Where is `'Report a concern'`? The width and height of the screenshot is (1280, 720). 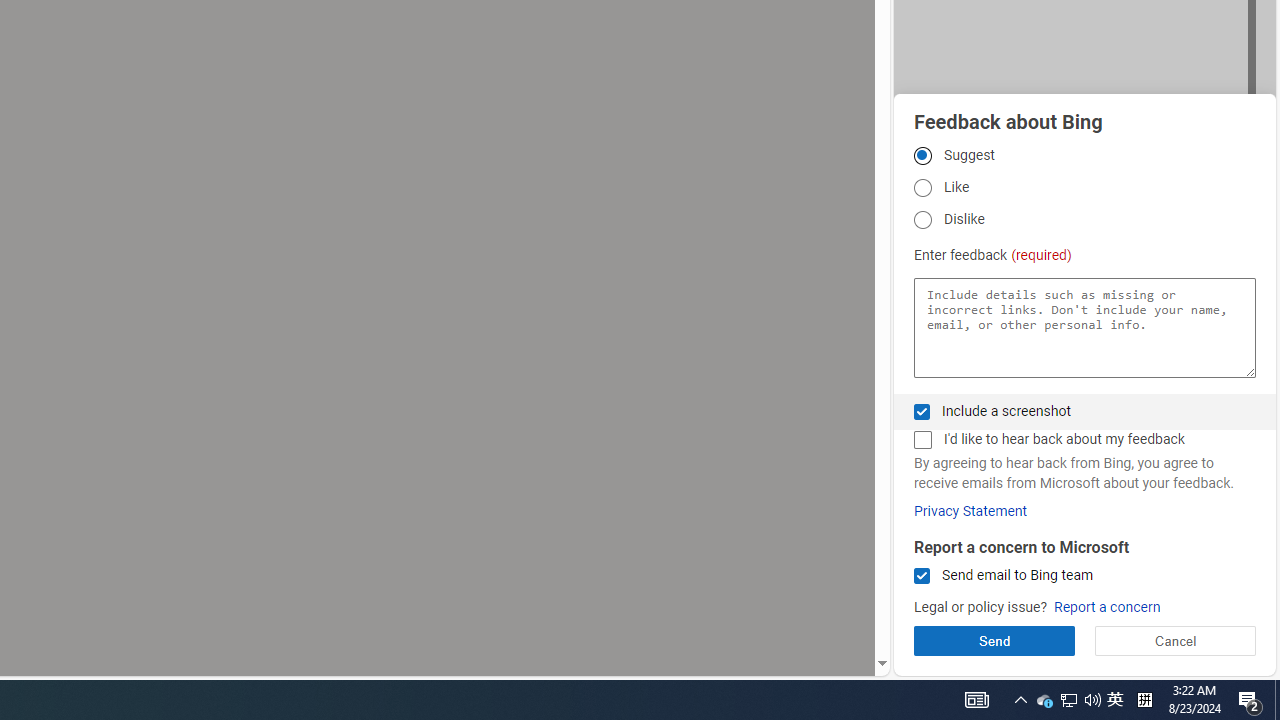
'Report a concern' is located at coordinates (1106, 606).